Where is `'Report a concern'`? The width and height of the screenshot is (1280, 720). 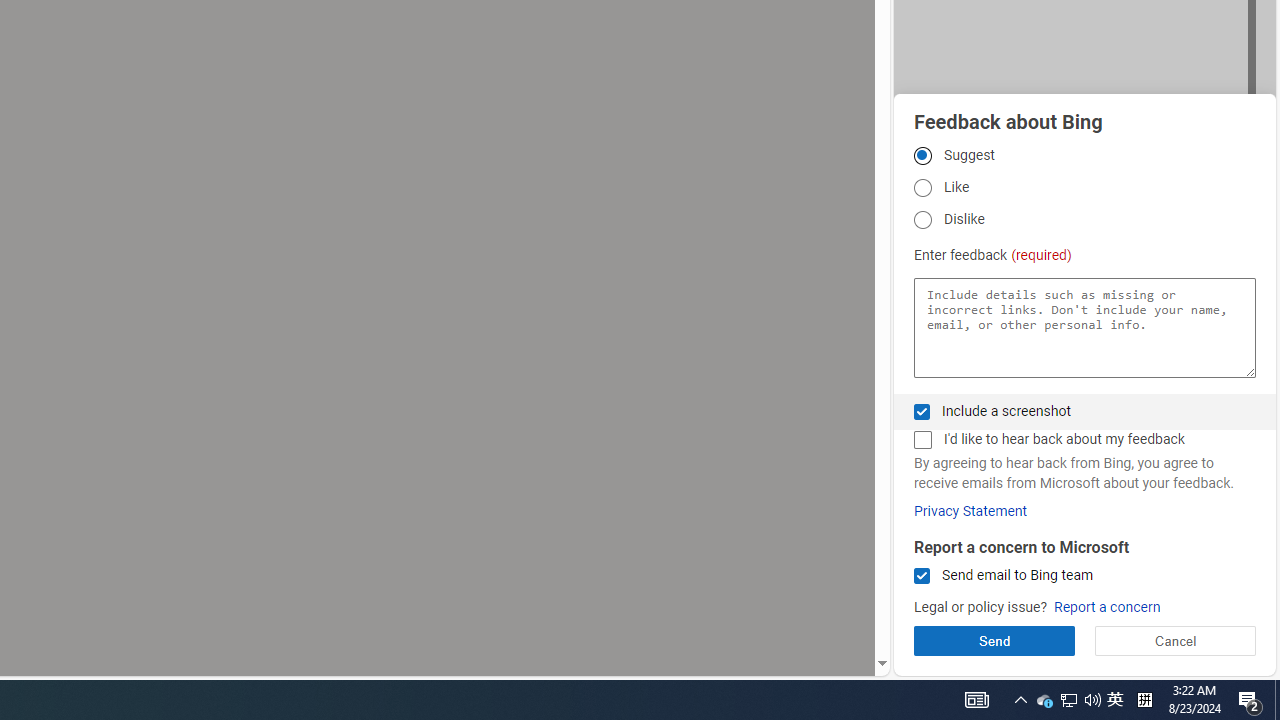
'Report a concern' is located at coordinates (1106, 606).